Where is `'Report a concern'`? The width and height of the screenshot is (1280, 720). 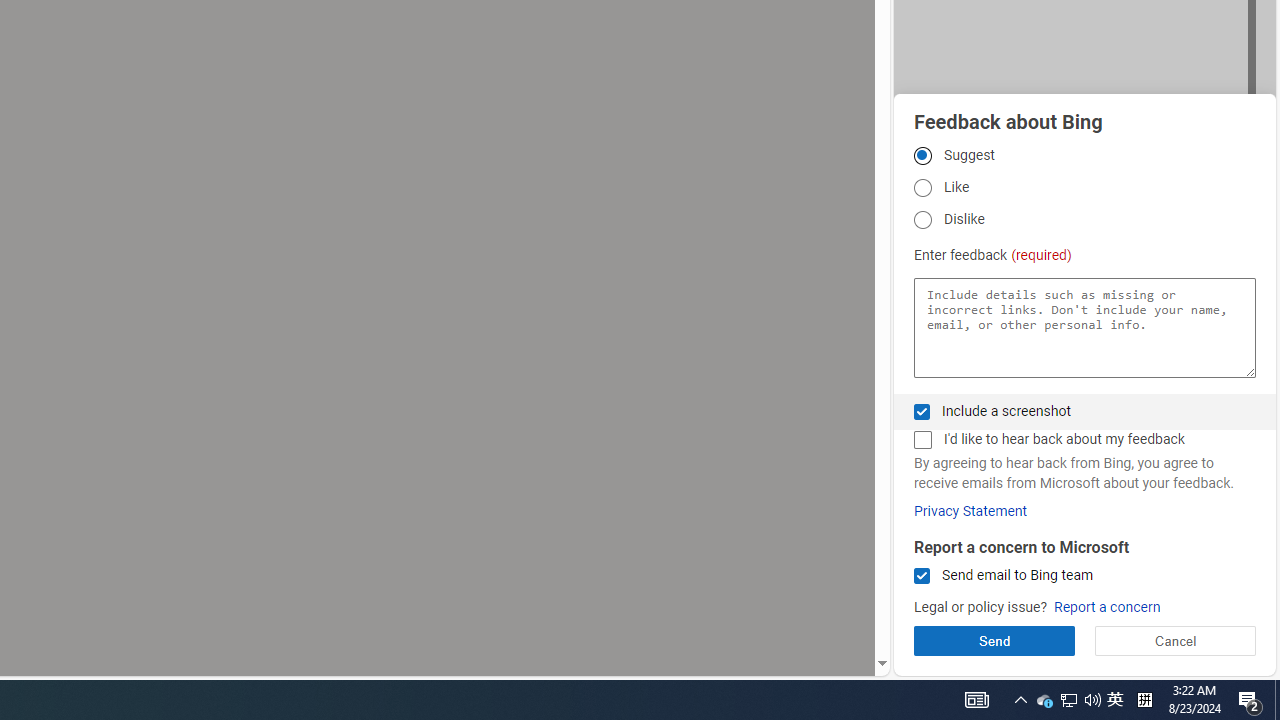
'Report a concern' is located at coordinates (1106, 606).